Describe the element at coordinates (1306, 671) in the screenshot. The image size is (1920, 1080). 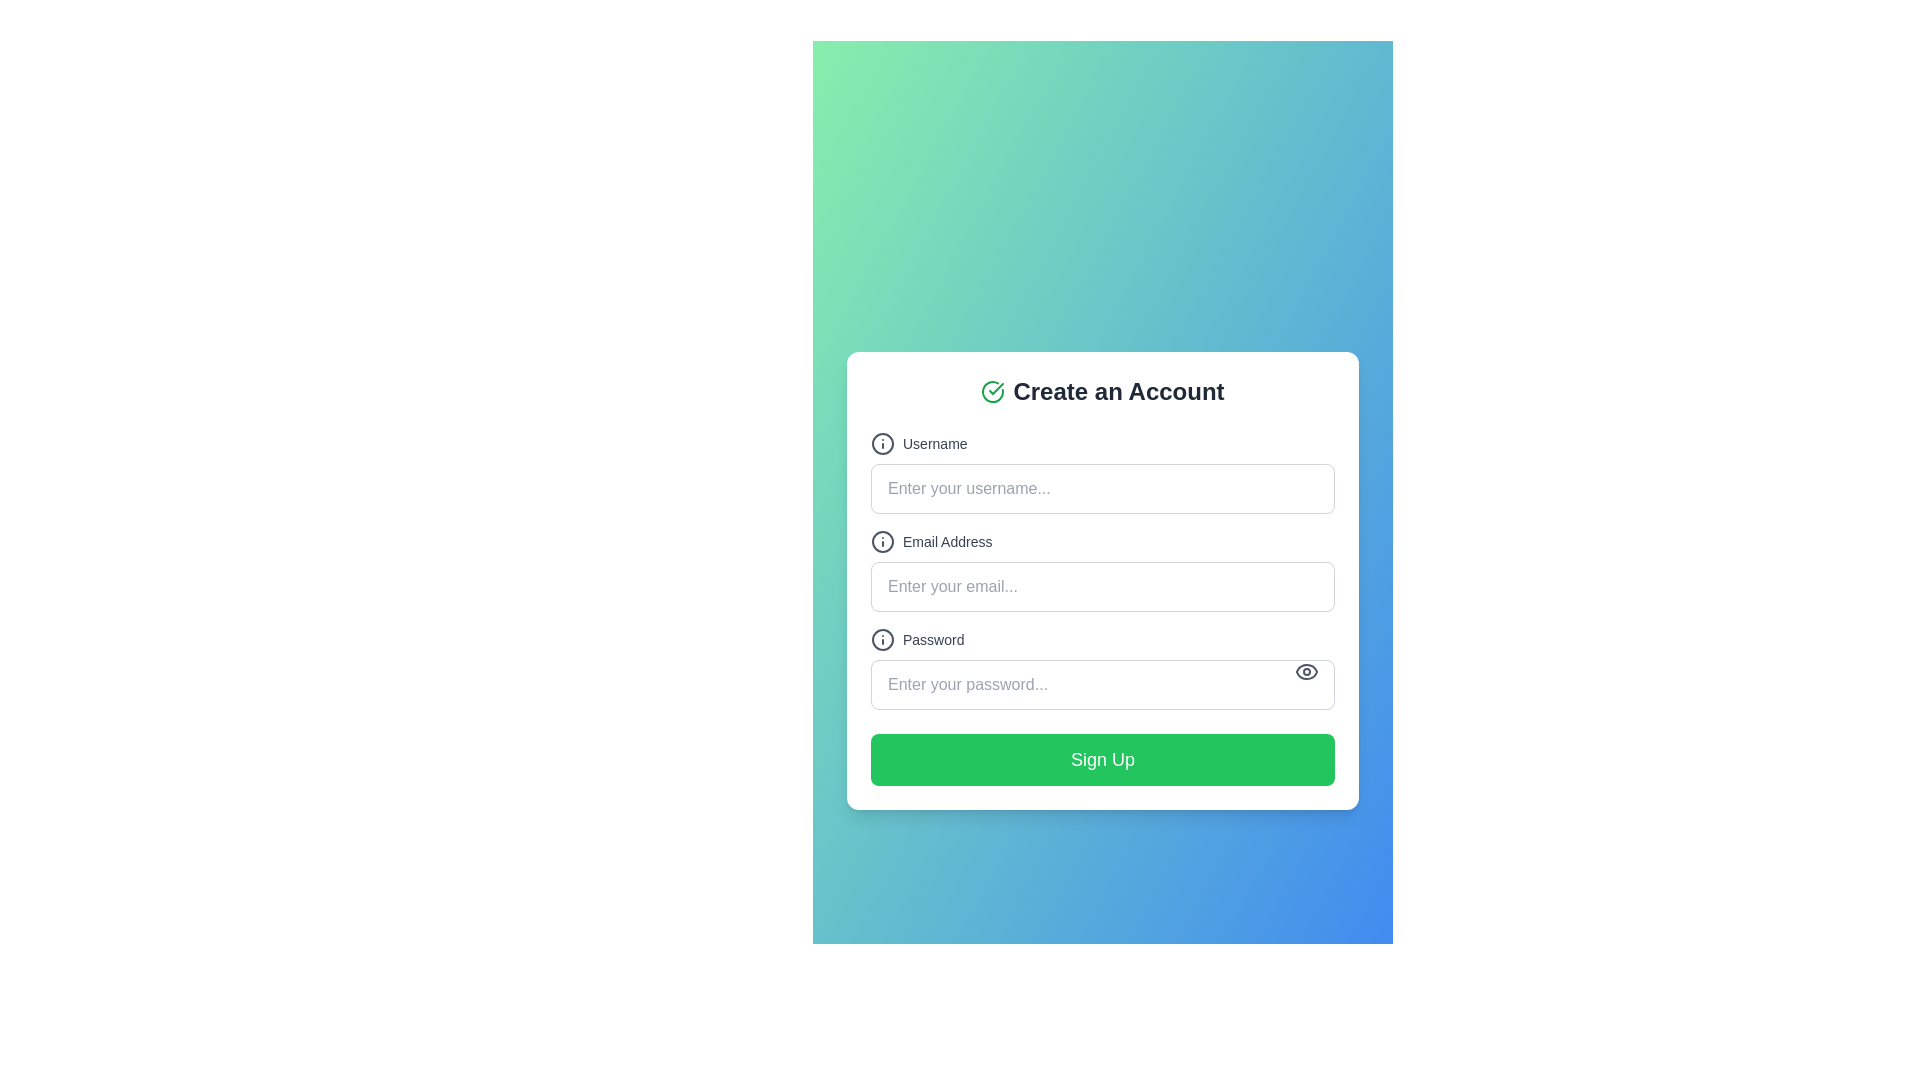
I see `the toggle button for showing or hiding the password, located at the top-right corner of the password input field` at that location.